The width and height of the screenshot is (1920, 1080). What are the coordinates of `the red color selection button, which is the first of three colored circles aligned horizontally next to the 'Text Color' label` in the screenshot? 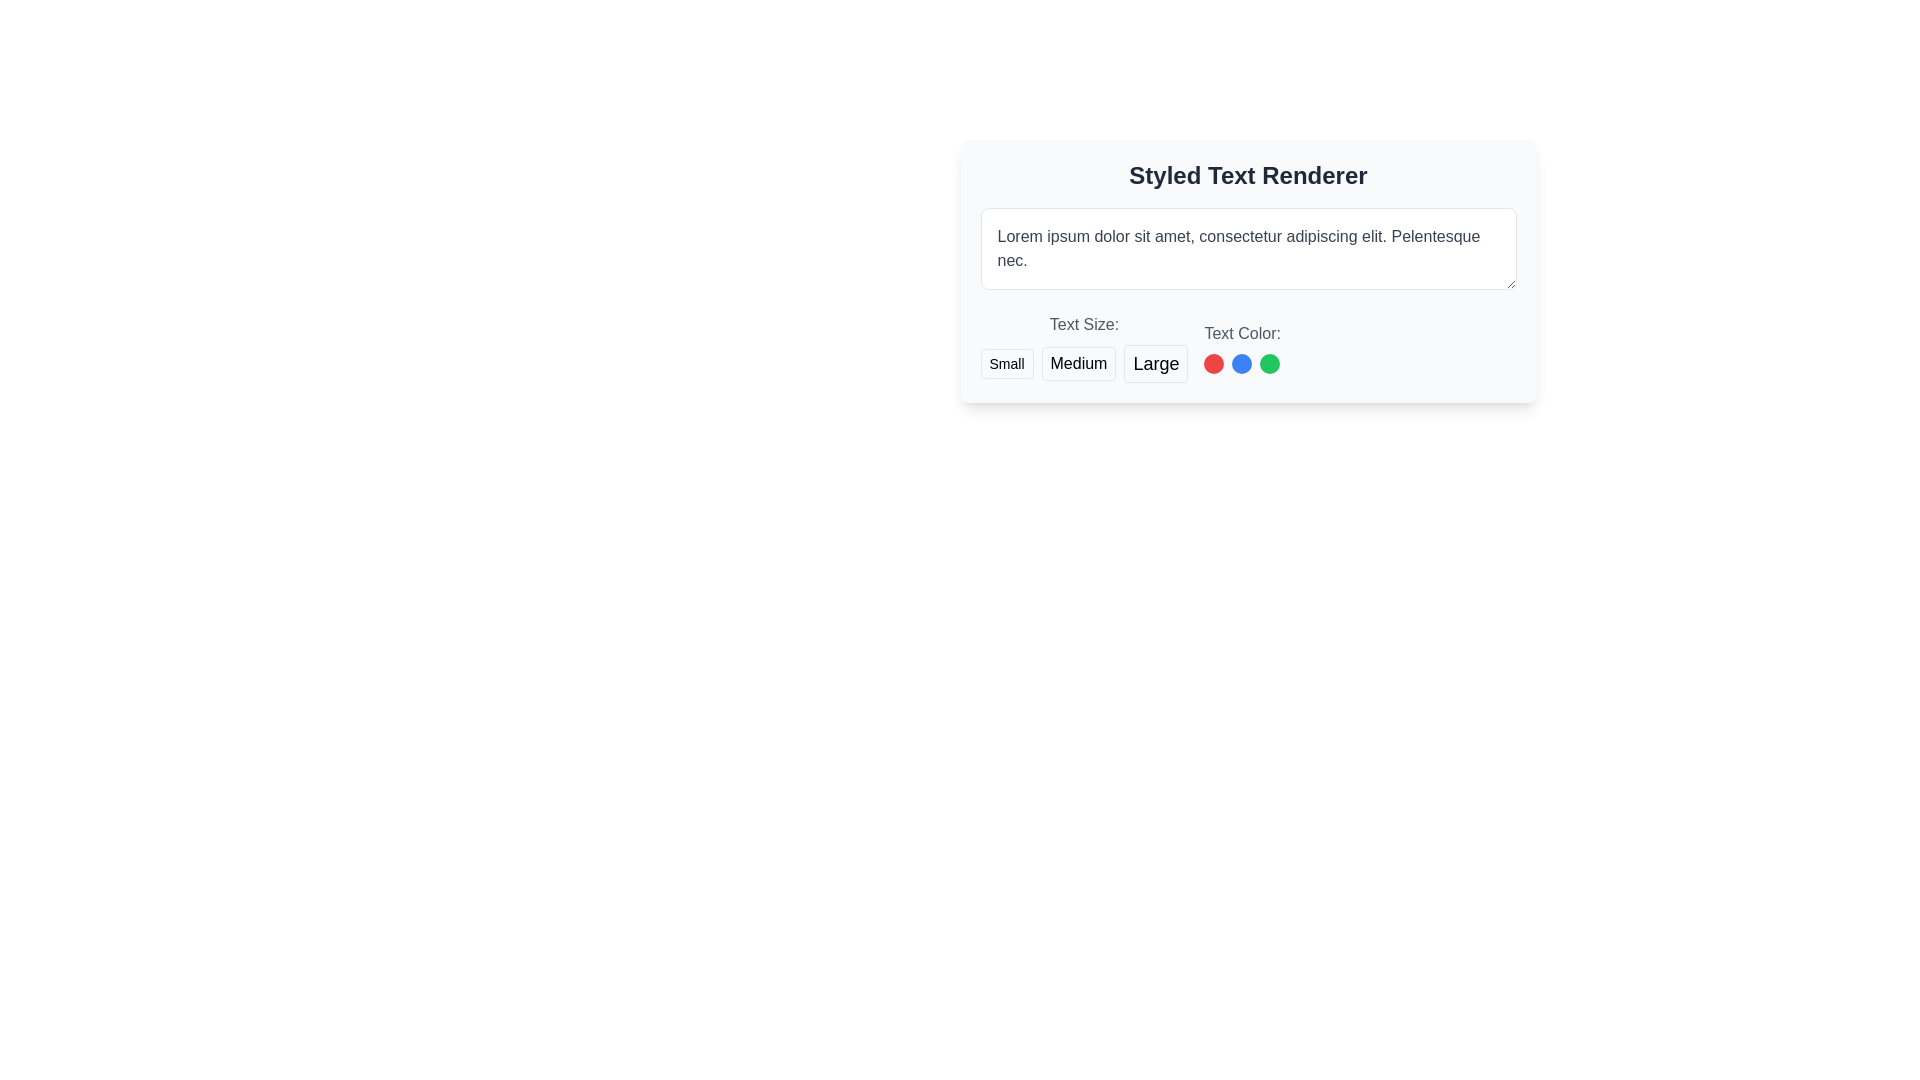 It's located at (1213, 363).